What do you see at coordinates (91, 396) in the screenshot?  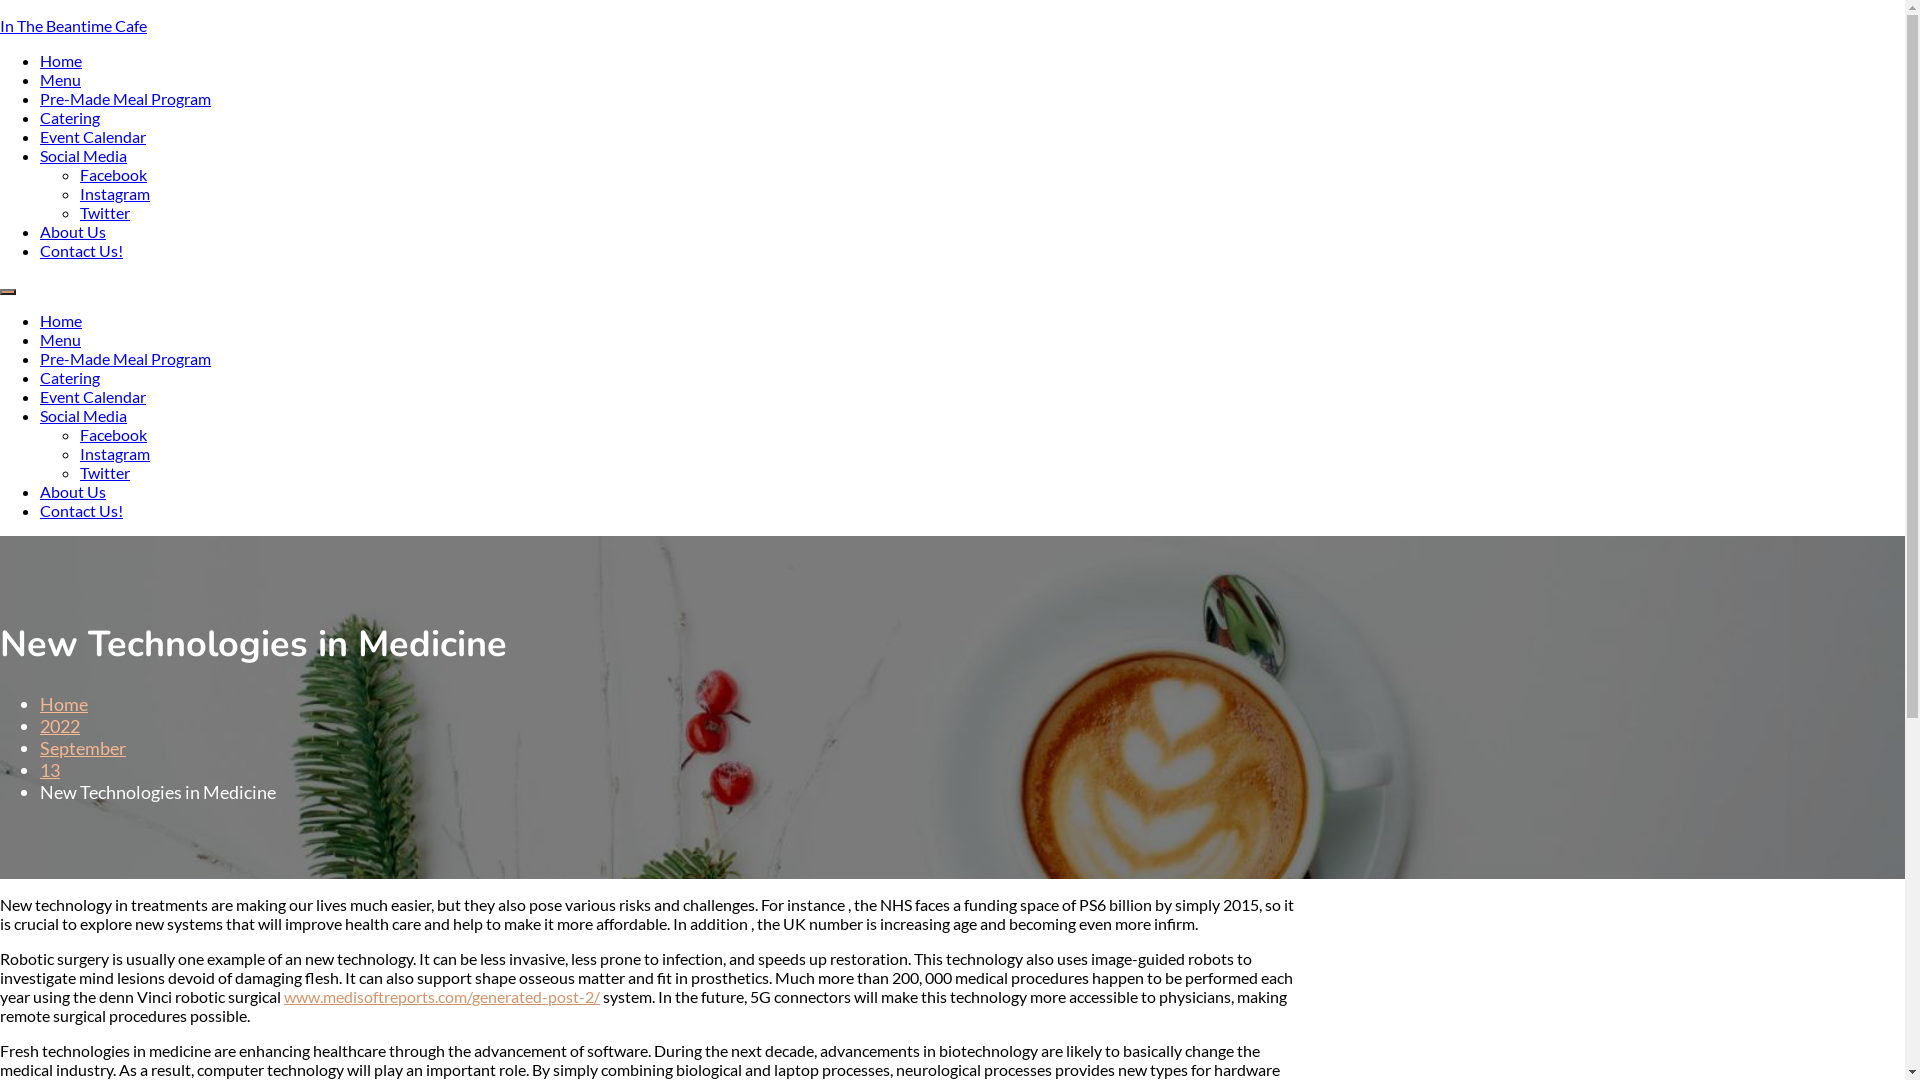 I see `'Event Calendar'` at bounding box center [91, 396].